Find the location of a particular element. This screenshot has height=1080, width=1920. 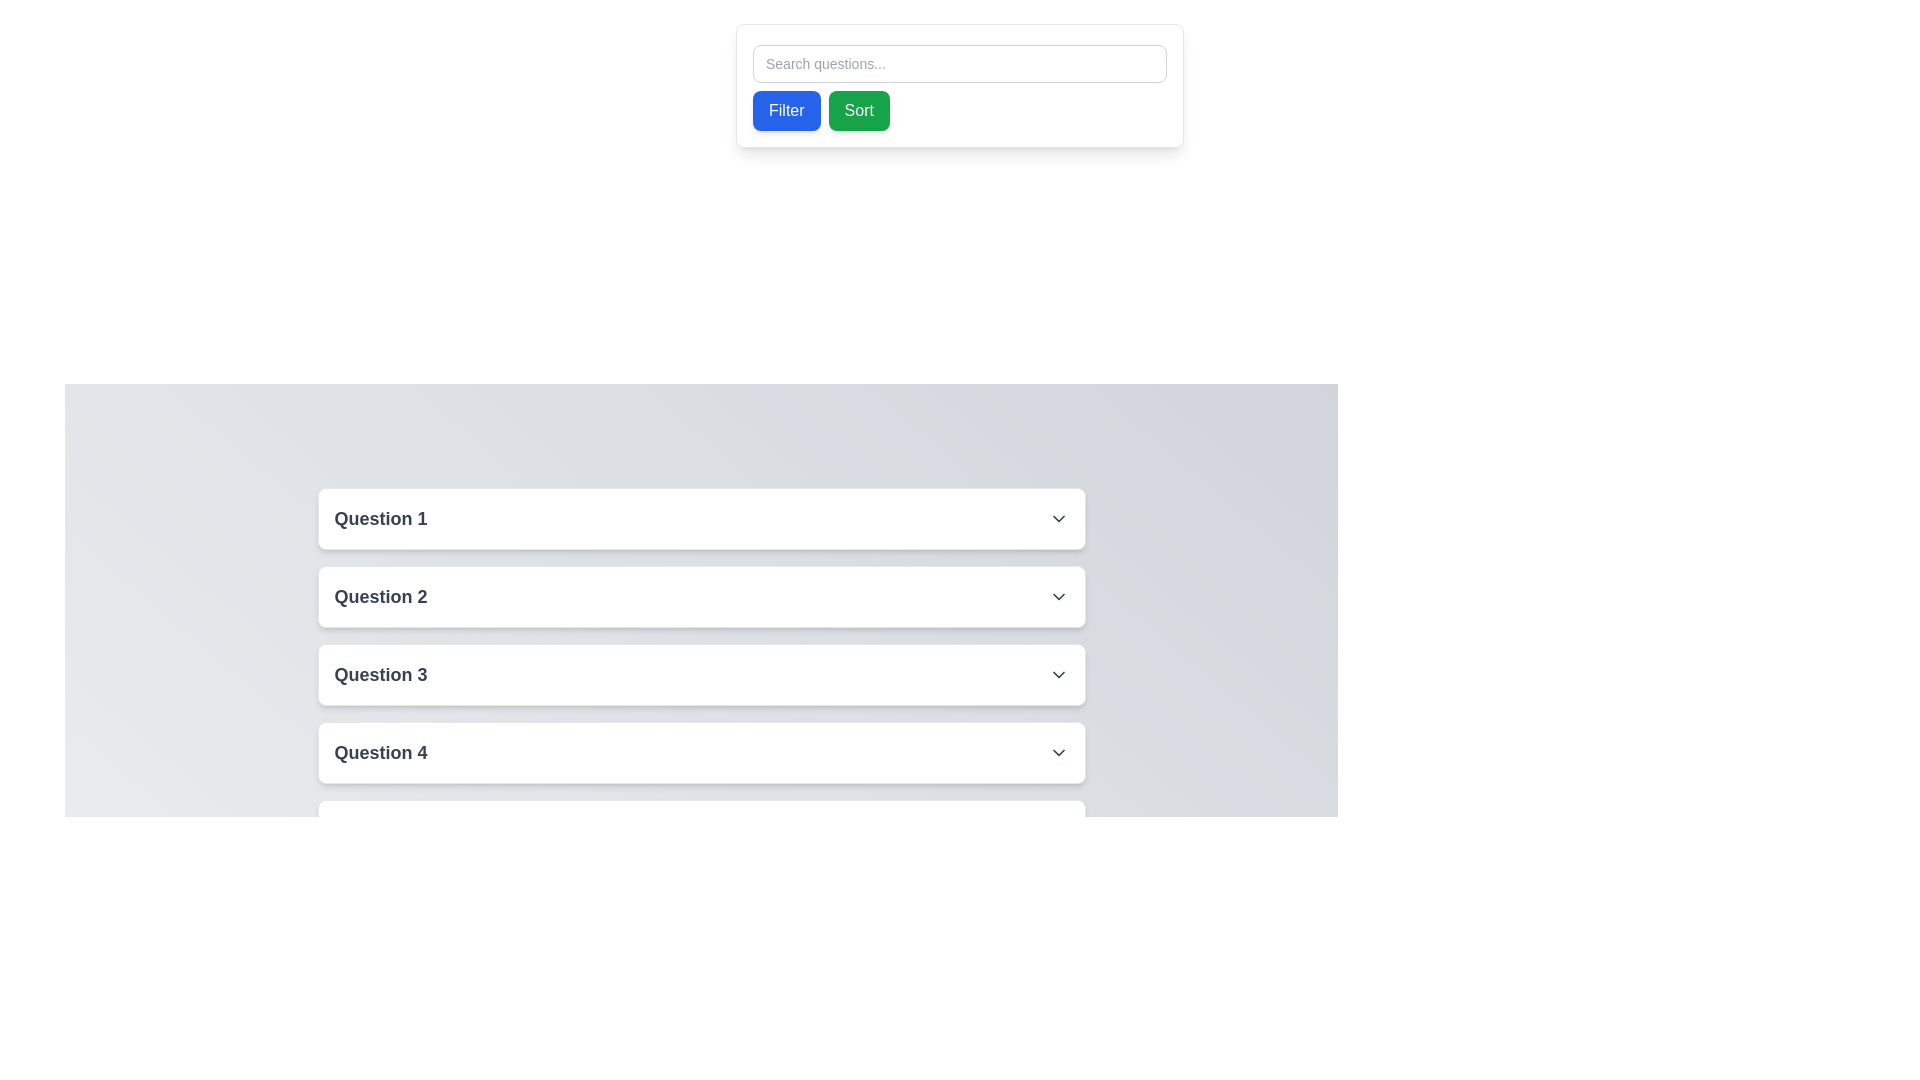

the text label that identifies the title of the section, which is located at the top-left of the first section labeled 'Question 1' is located at coordinates (380, 518).